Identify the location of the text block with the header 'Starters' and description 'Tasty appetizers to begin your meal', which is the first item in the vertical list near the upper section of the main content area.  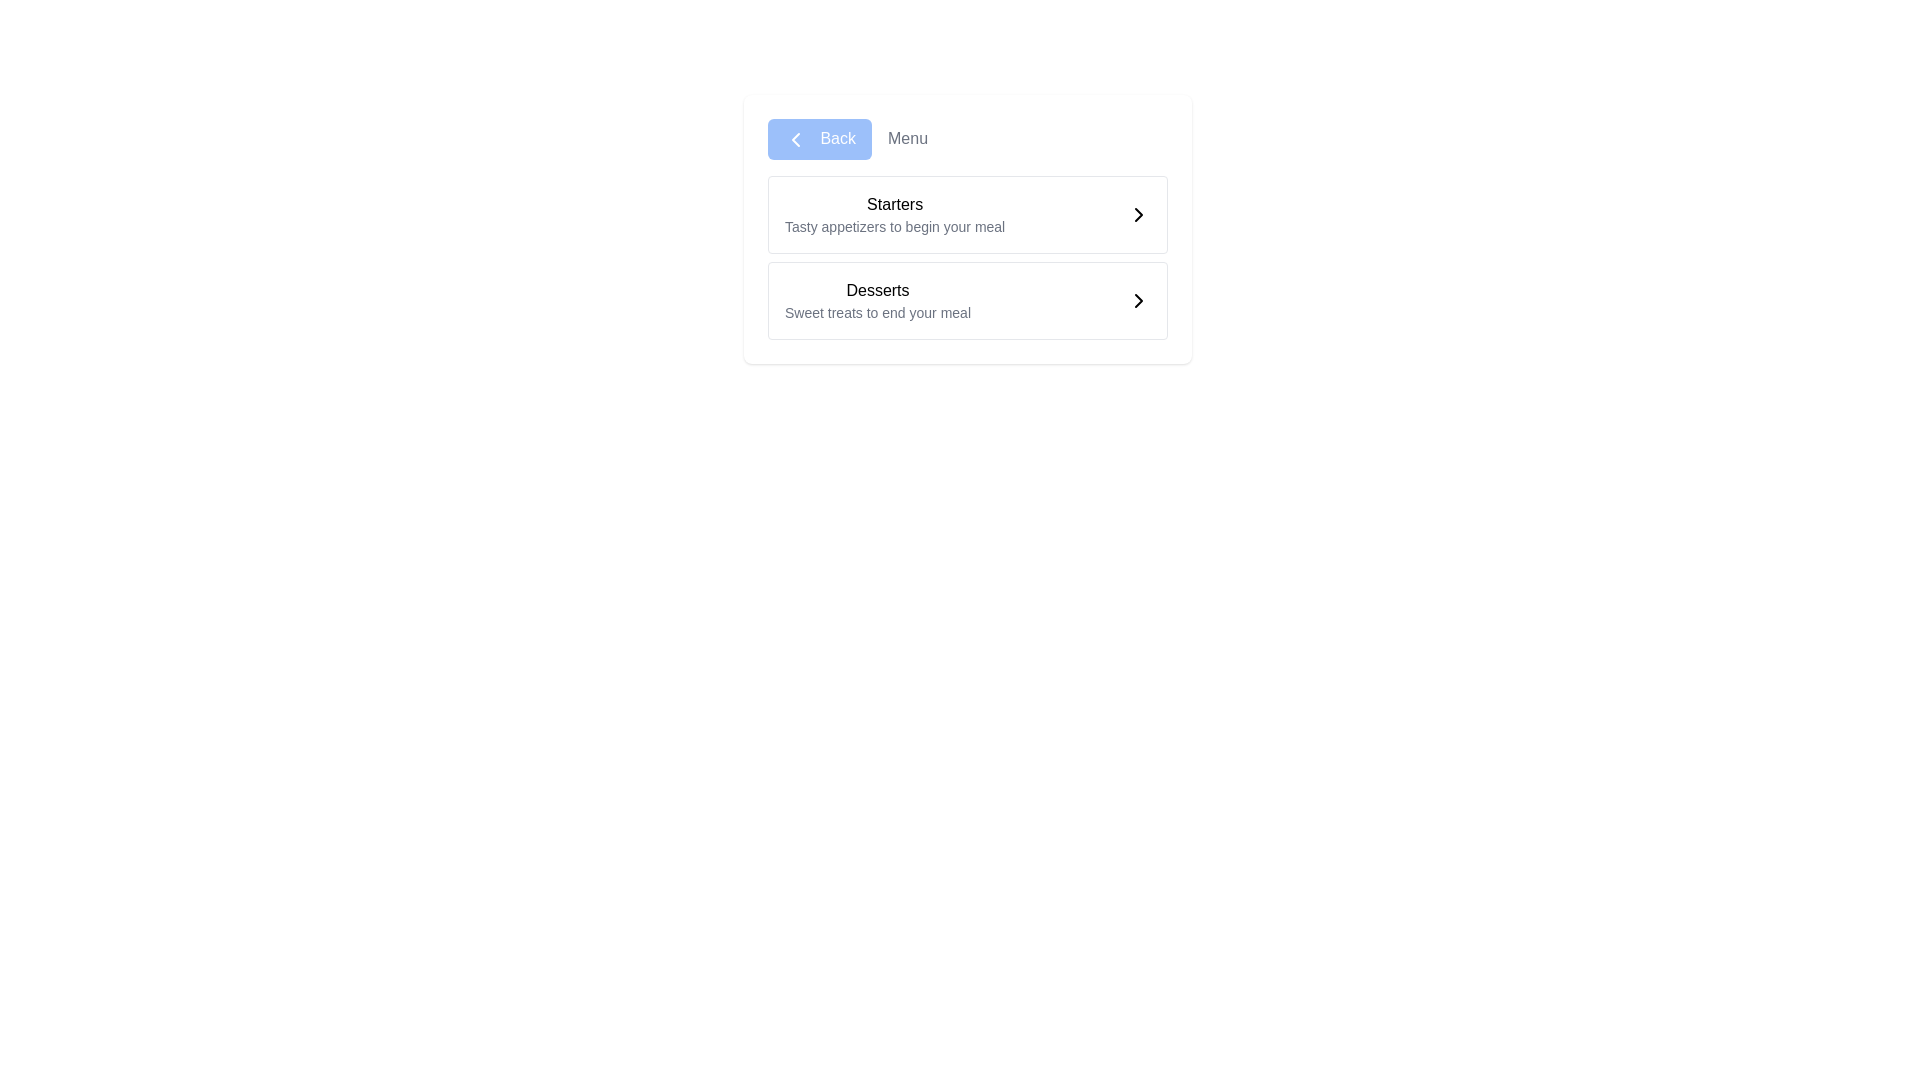
(968, 213).